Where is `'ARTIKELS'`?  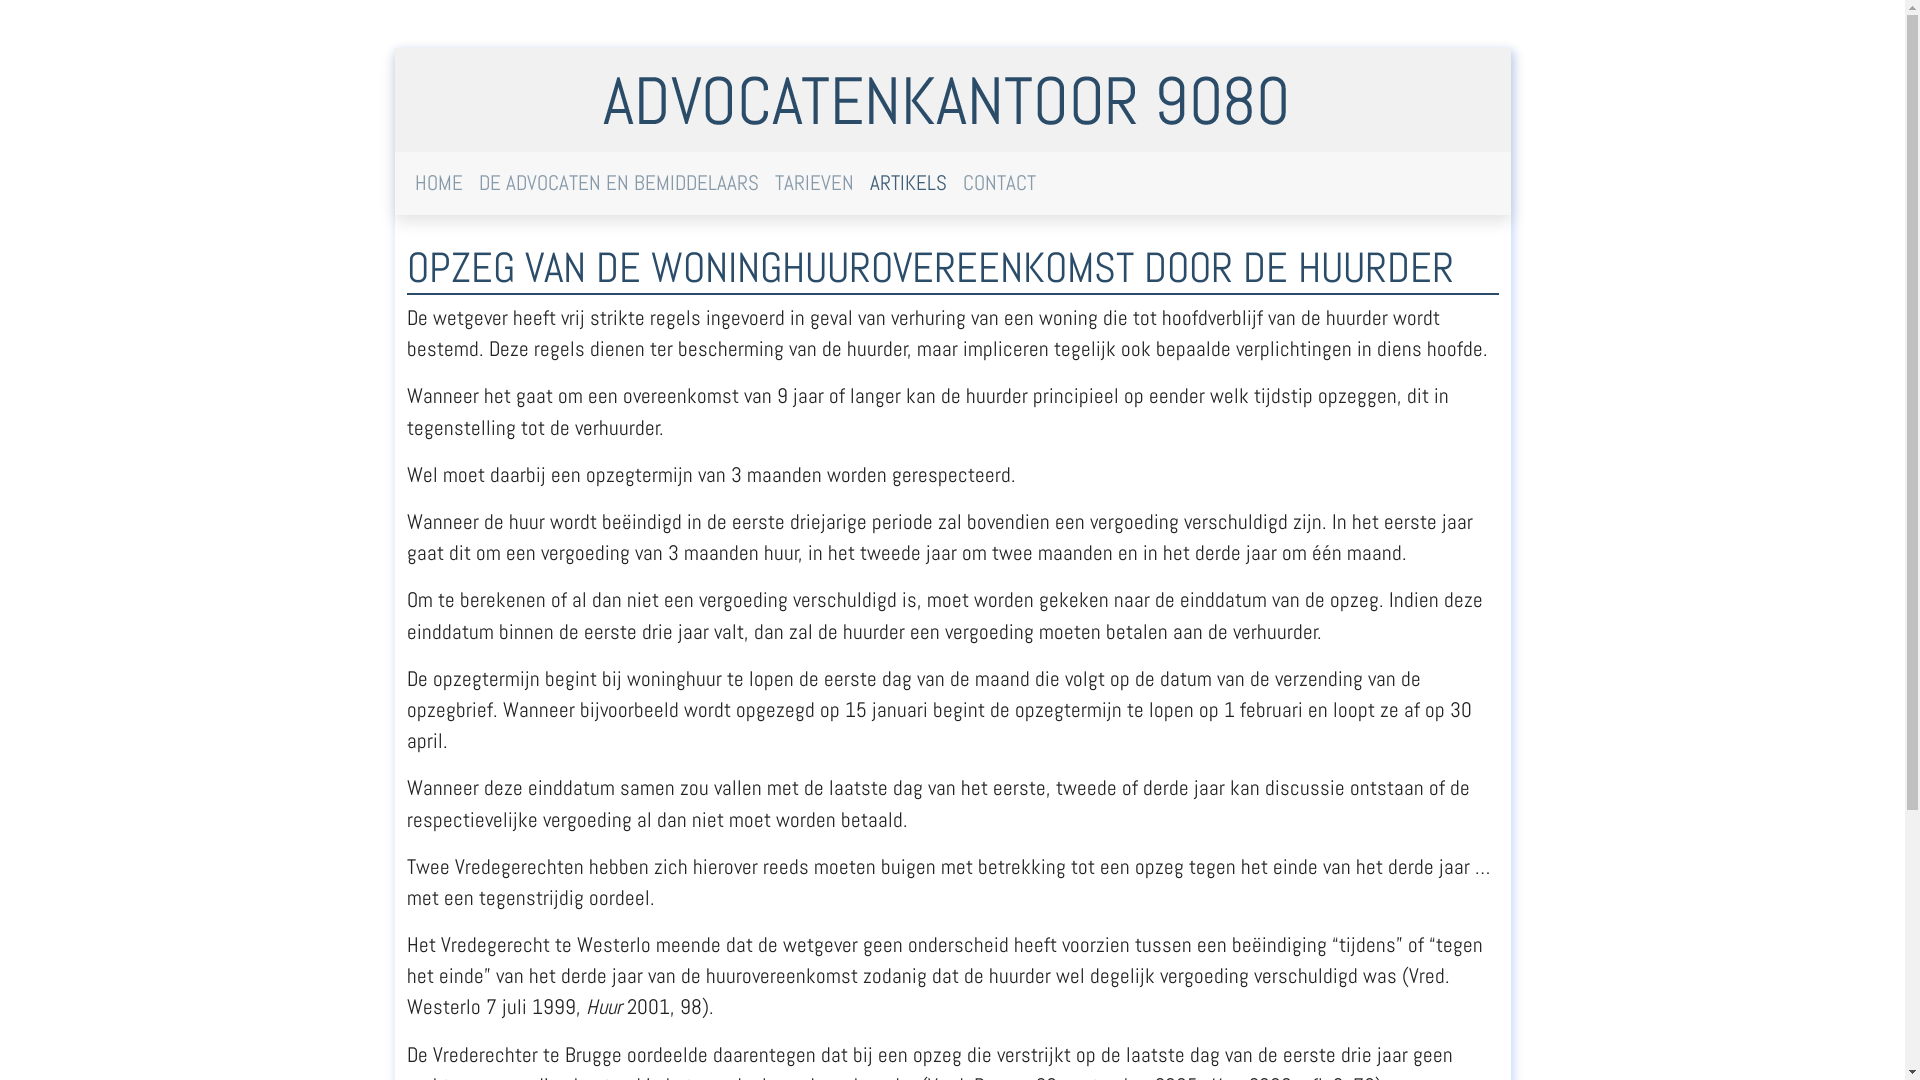
'ARTIKELS' is located at coordinates (907, 183).